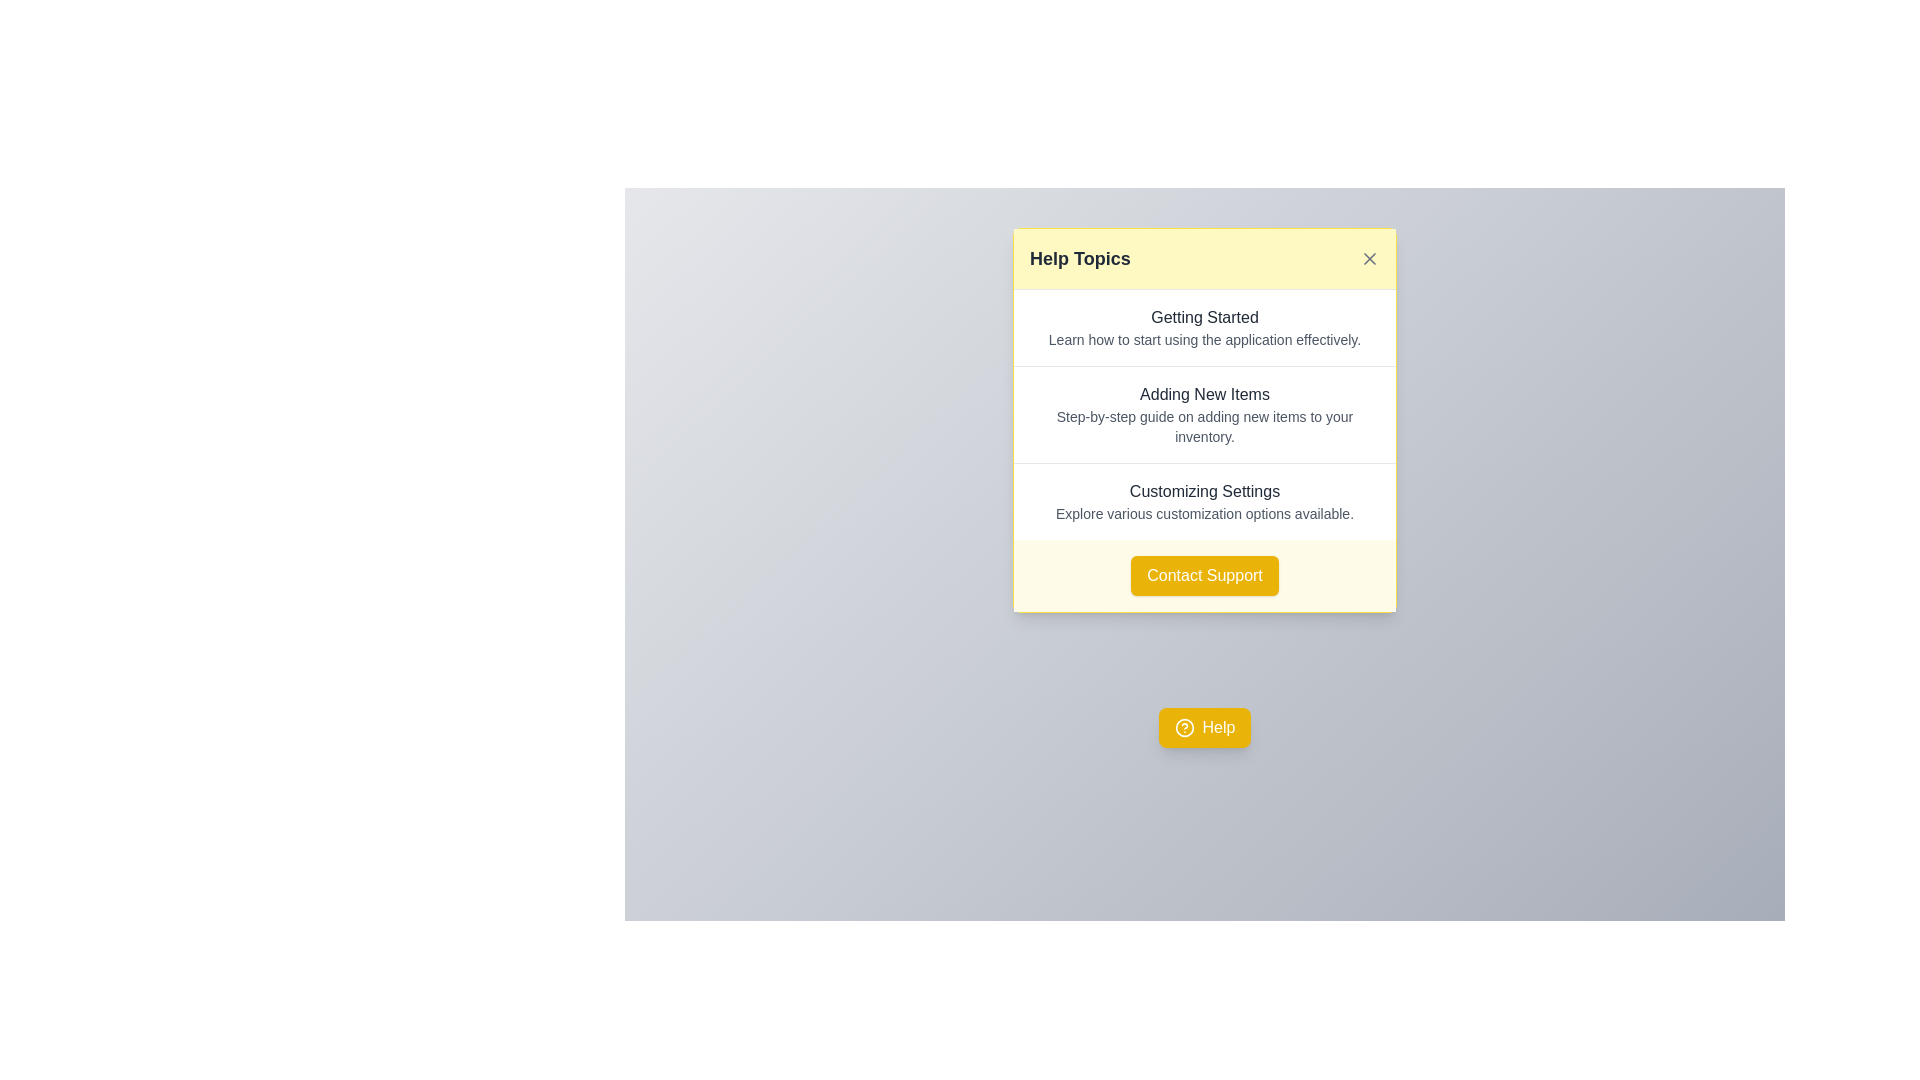  Describe the element at coordinates (1203, 394) in the screenshot. I see `the title text that summarizes the topic of the help guide section about adding new items to an inventory, located in the center column of the 'Help Topics' modal window, positioned below 'Getting Started' and above 'Customizing Settings'` at that location.